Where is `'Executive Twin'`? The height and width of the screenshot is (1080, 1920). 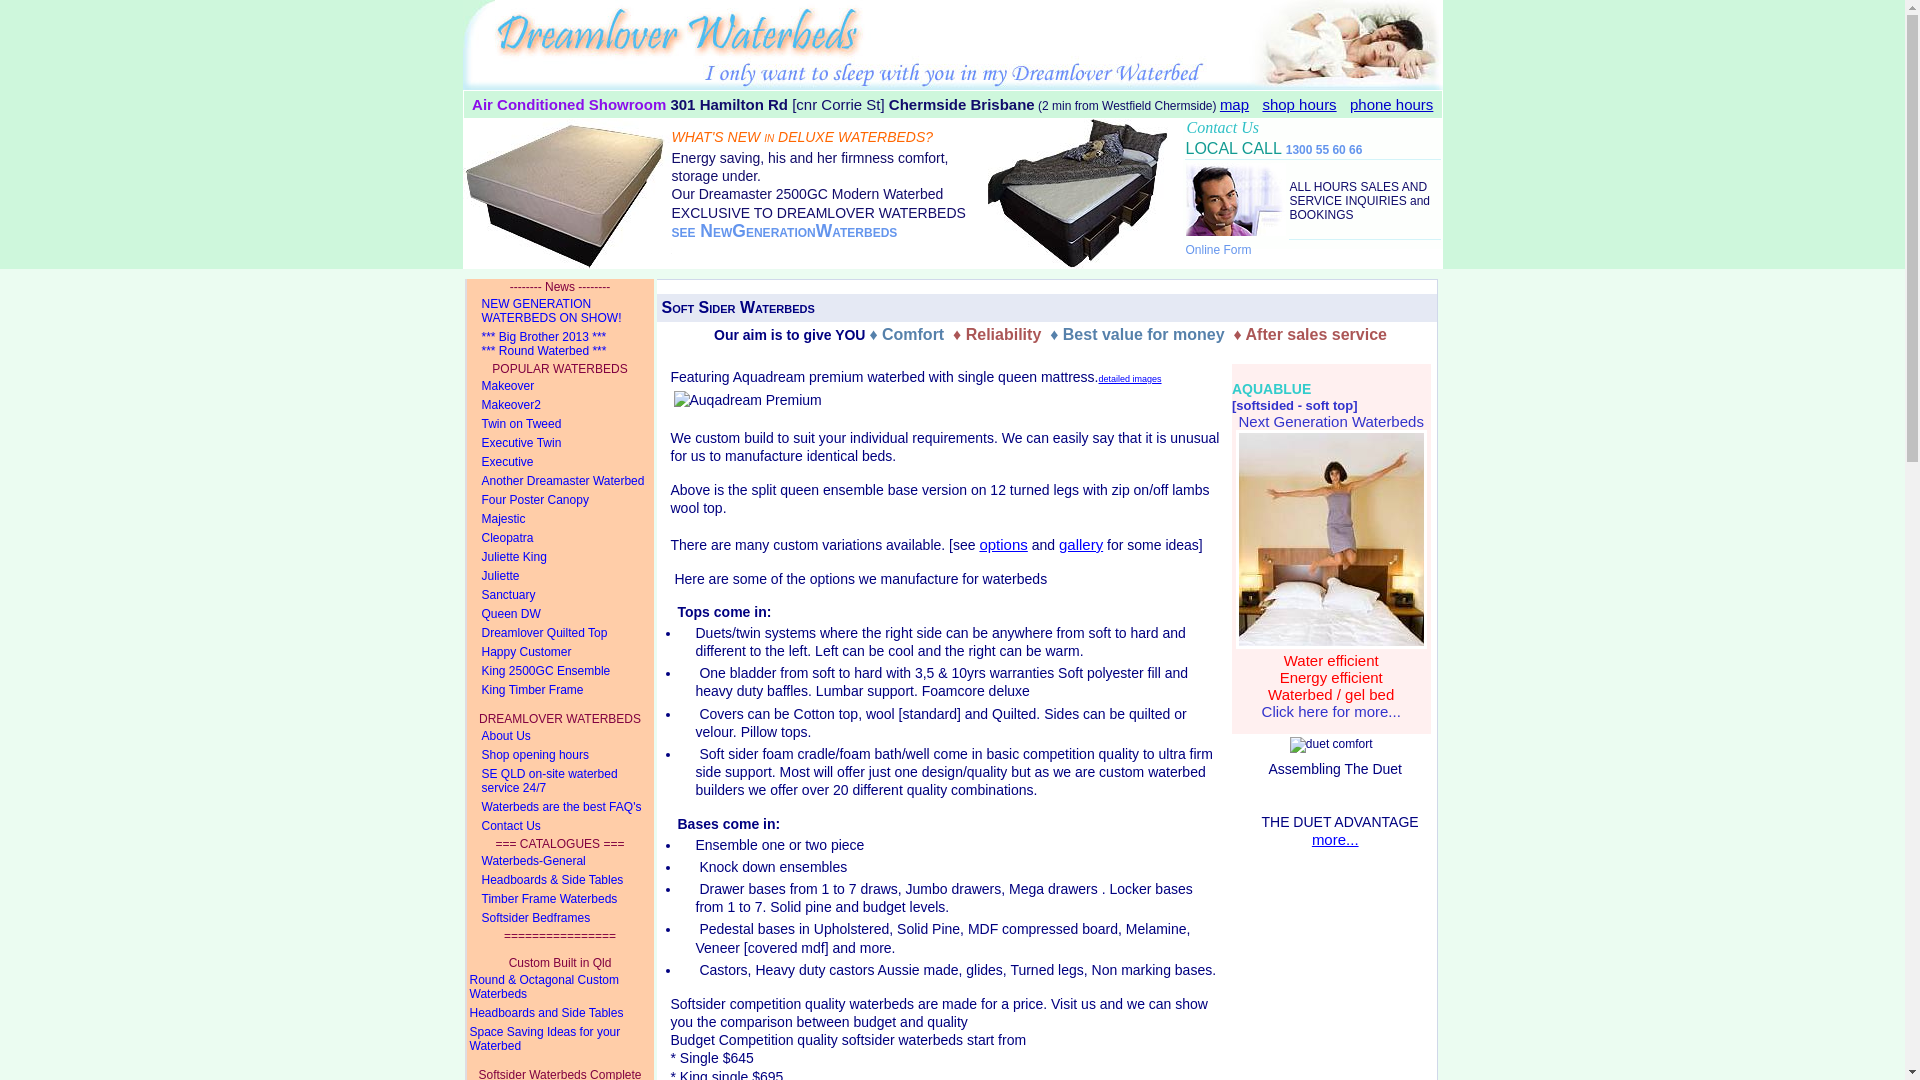
'Executive Twin' is located at coordinates (559, 442).